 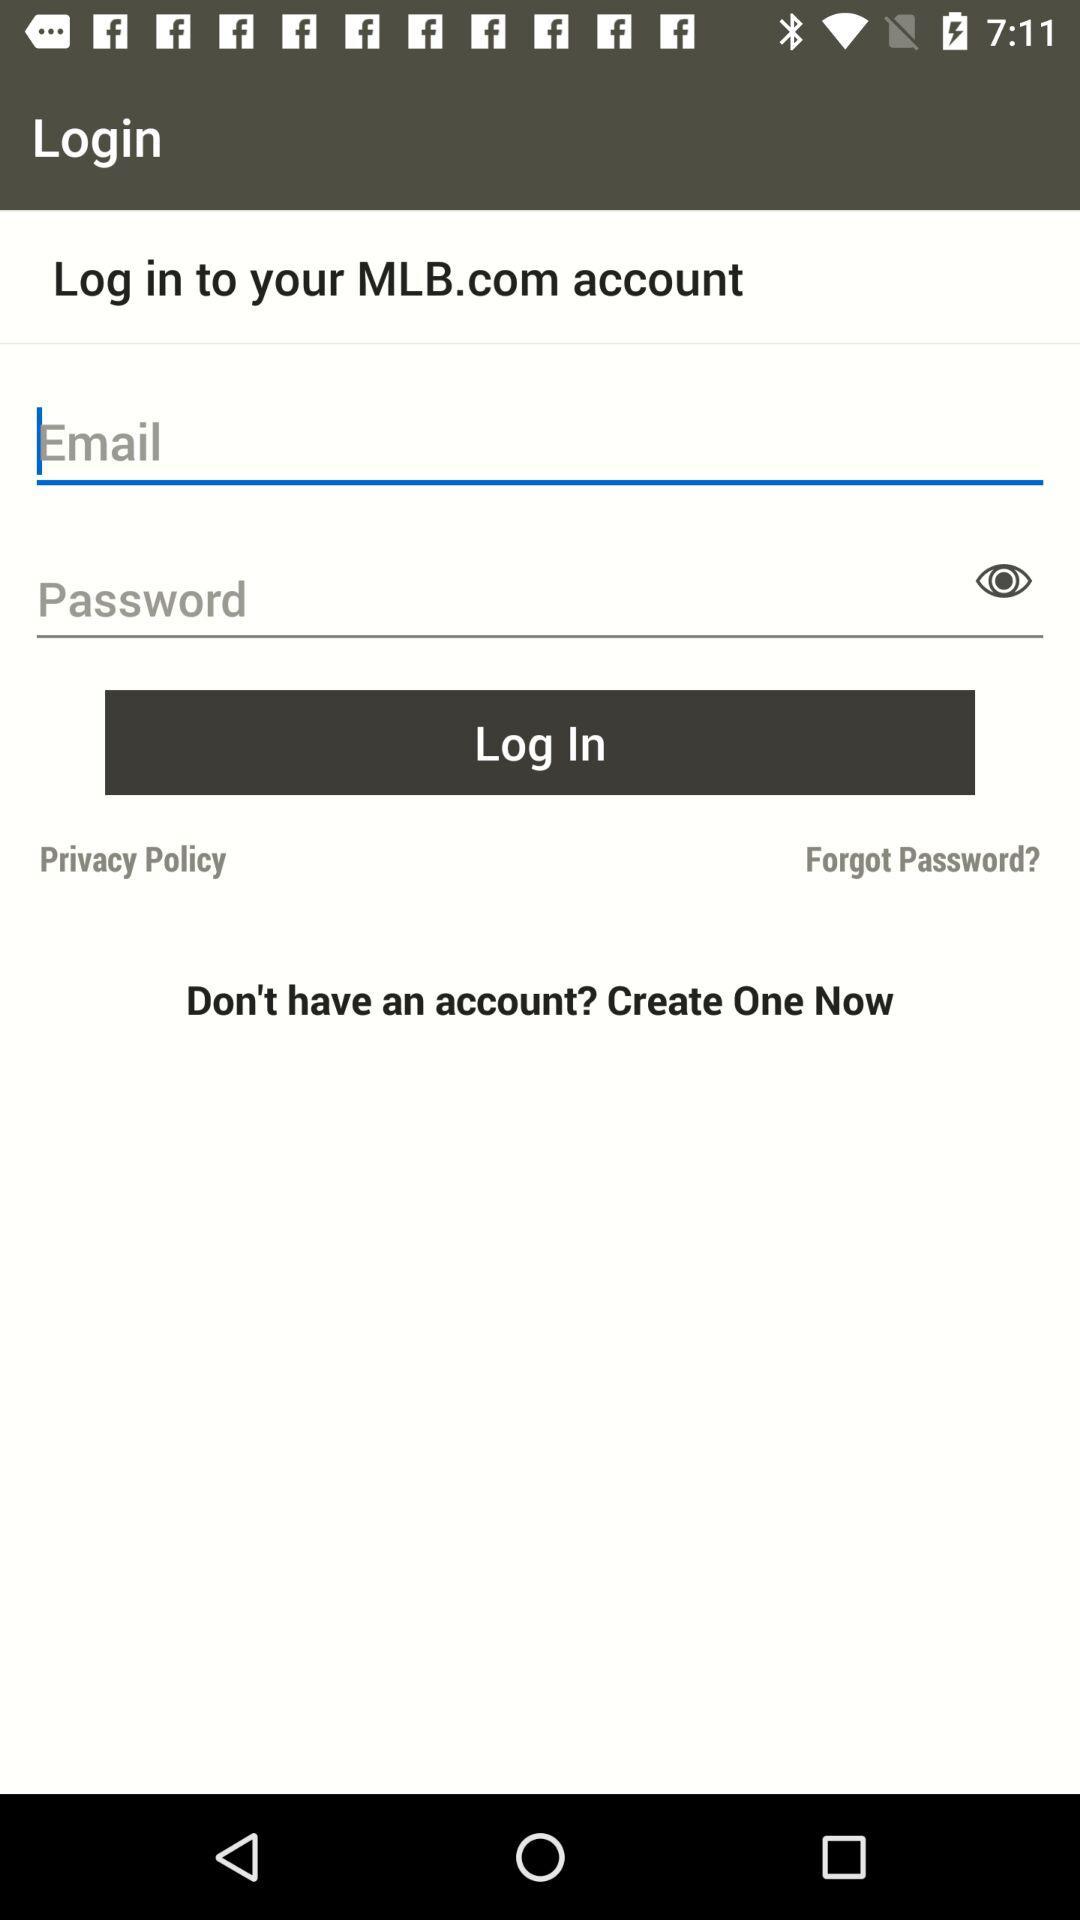 What do you see at coordinates (540, 598) in the screenshot?
I see `password` at bounding box center [540, 598].